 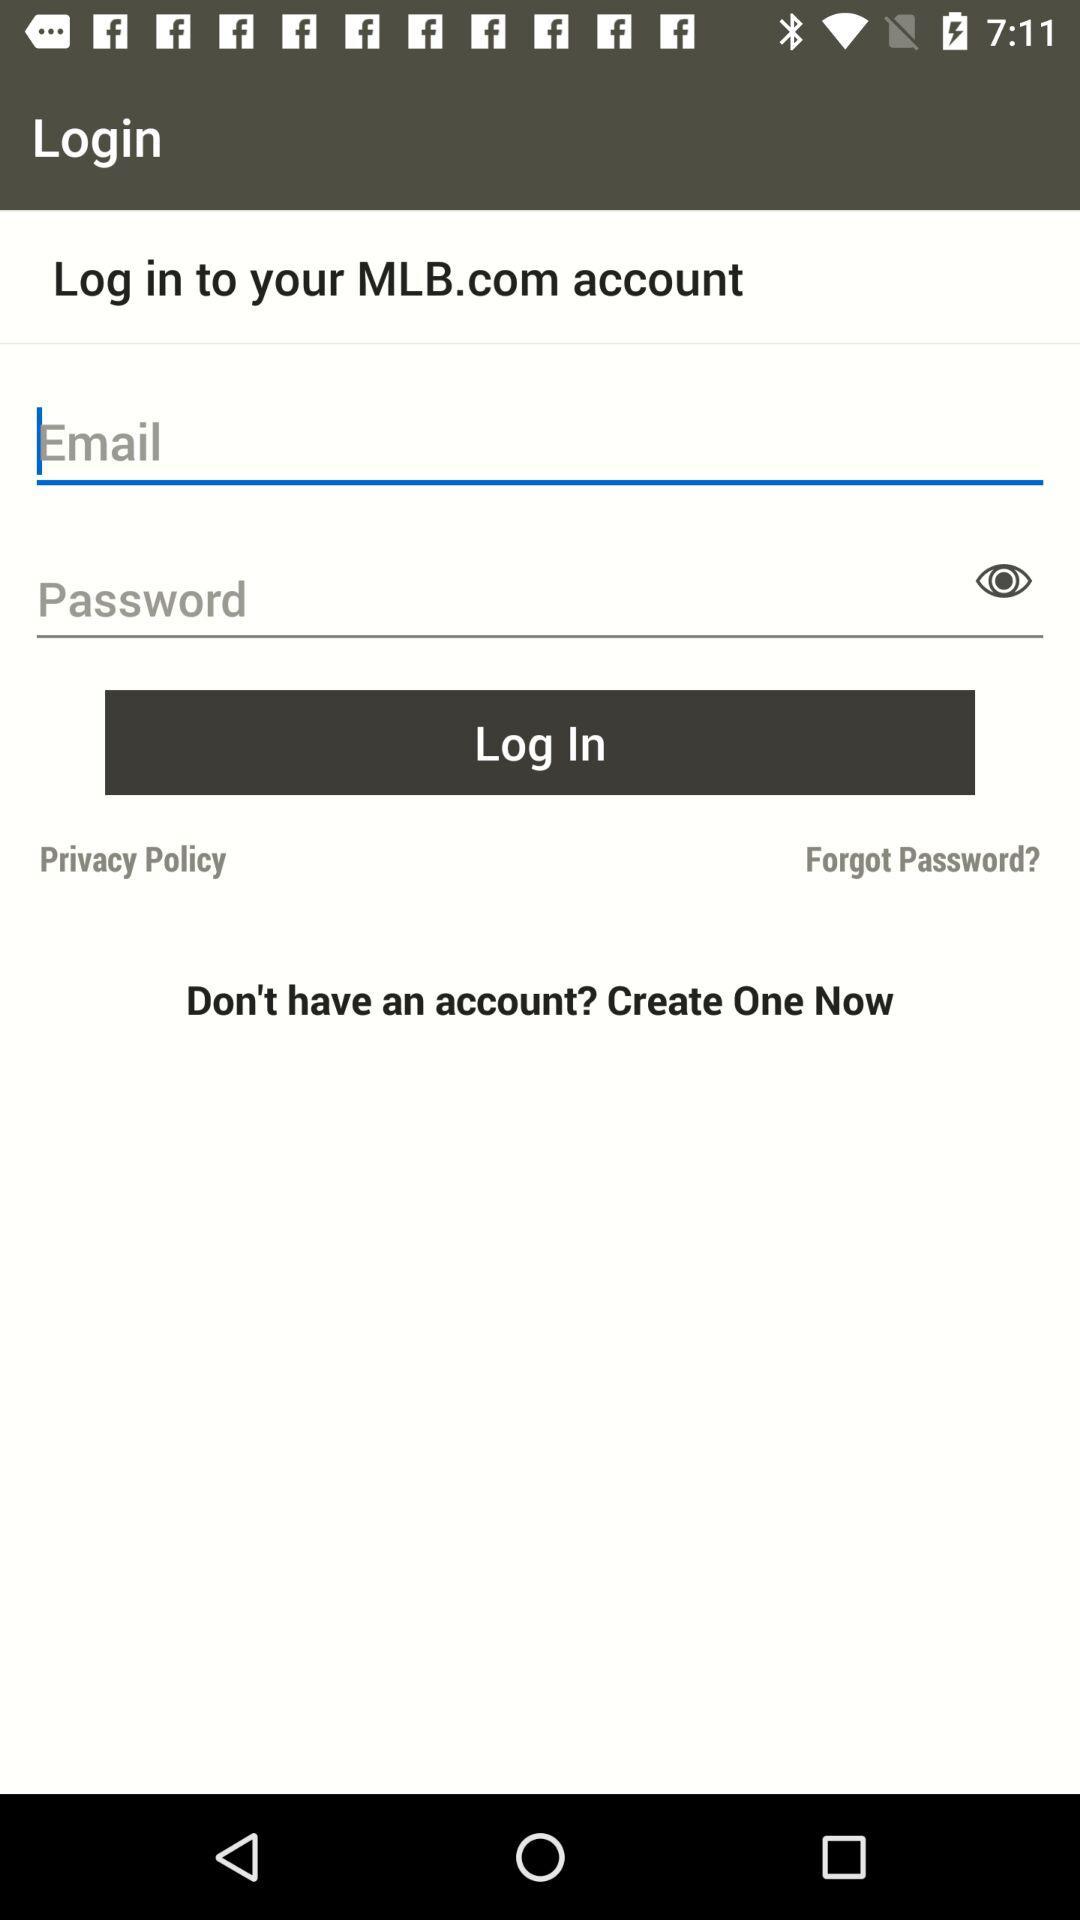 What do you see at coordinates (540, 598) in the screenshot?
I see `password` at bounding box center [540, 598].